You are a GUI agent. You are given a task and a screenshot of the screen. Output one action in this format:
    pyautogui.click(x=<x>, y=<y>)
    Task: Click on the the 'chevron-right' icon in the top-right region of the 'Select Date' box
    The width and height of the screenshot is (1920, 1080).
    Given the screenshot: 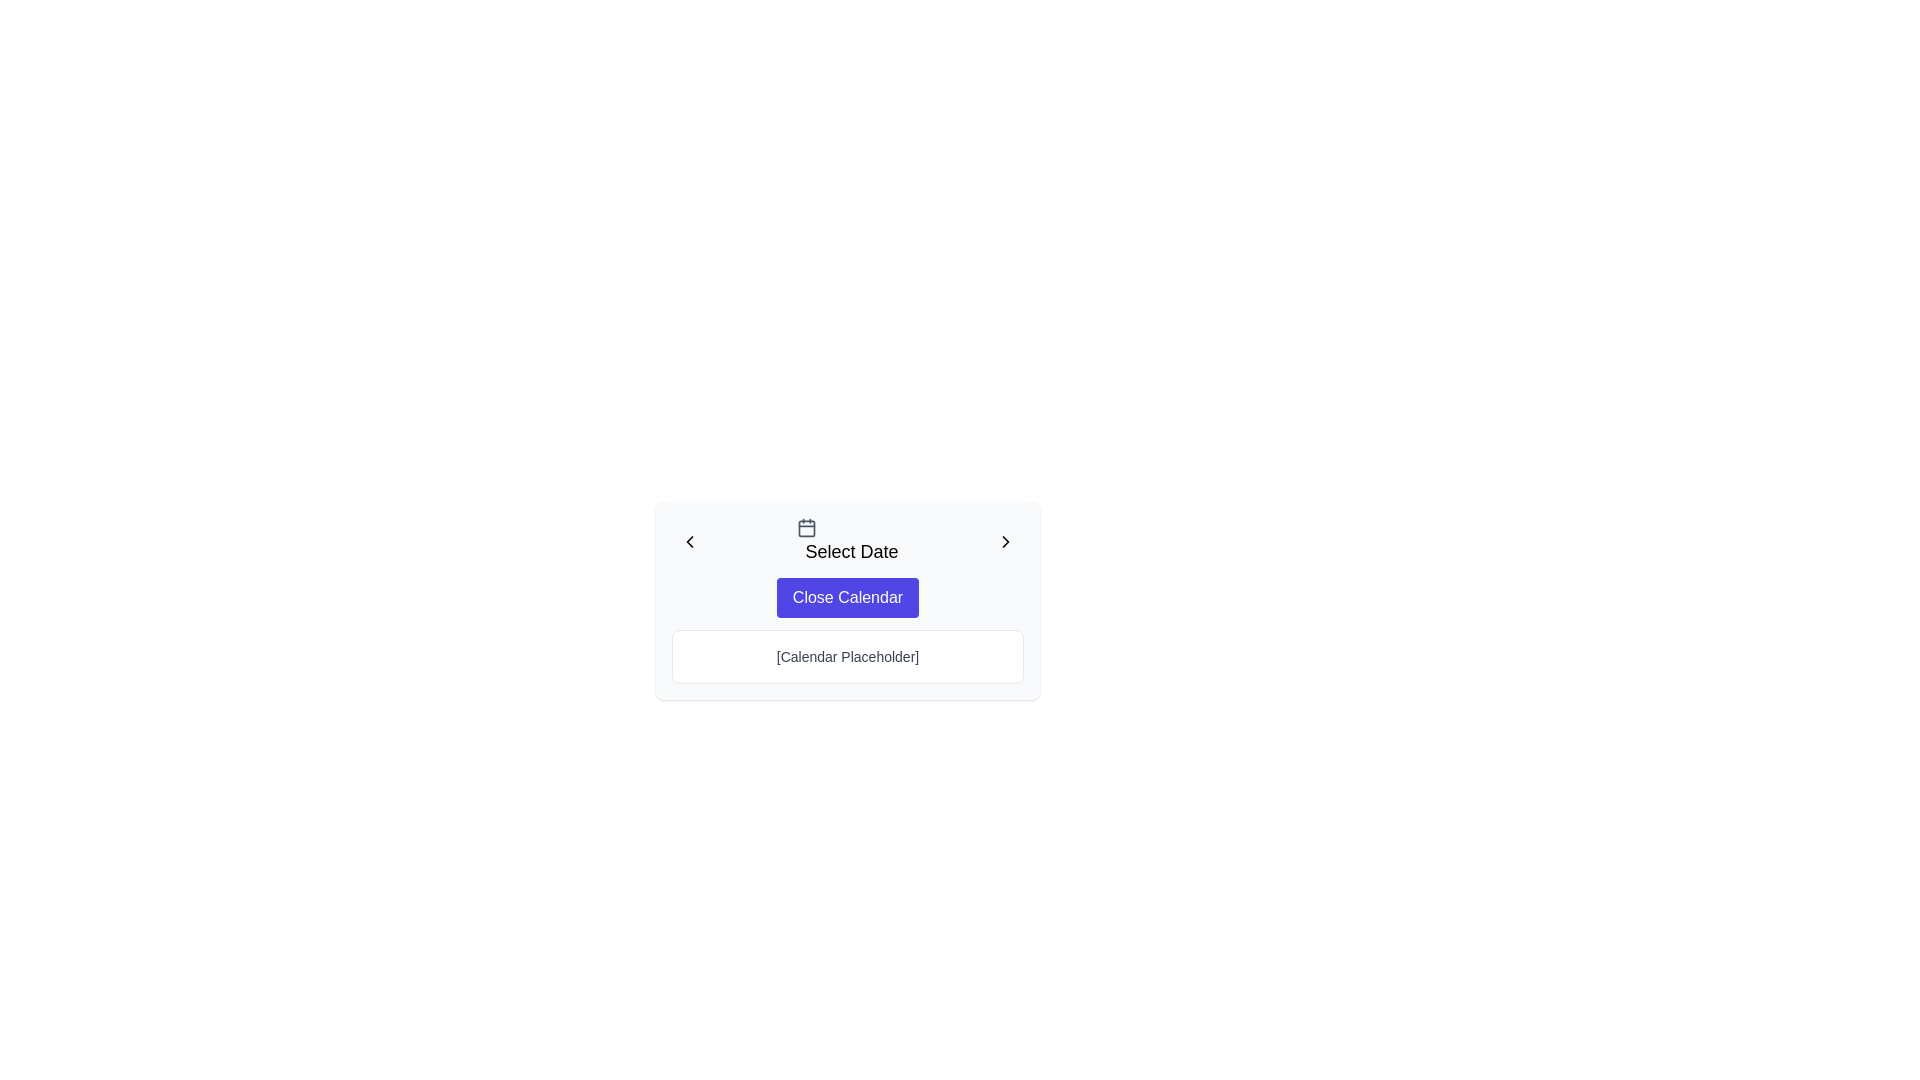 What is the action you would take?
    pyautogui.click(x=1006, y=542)
    